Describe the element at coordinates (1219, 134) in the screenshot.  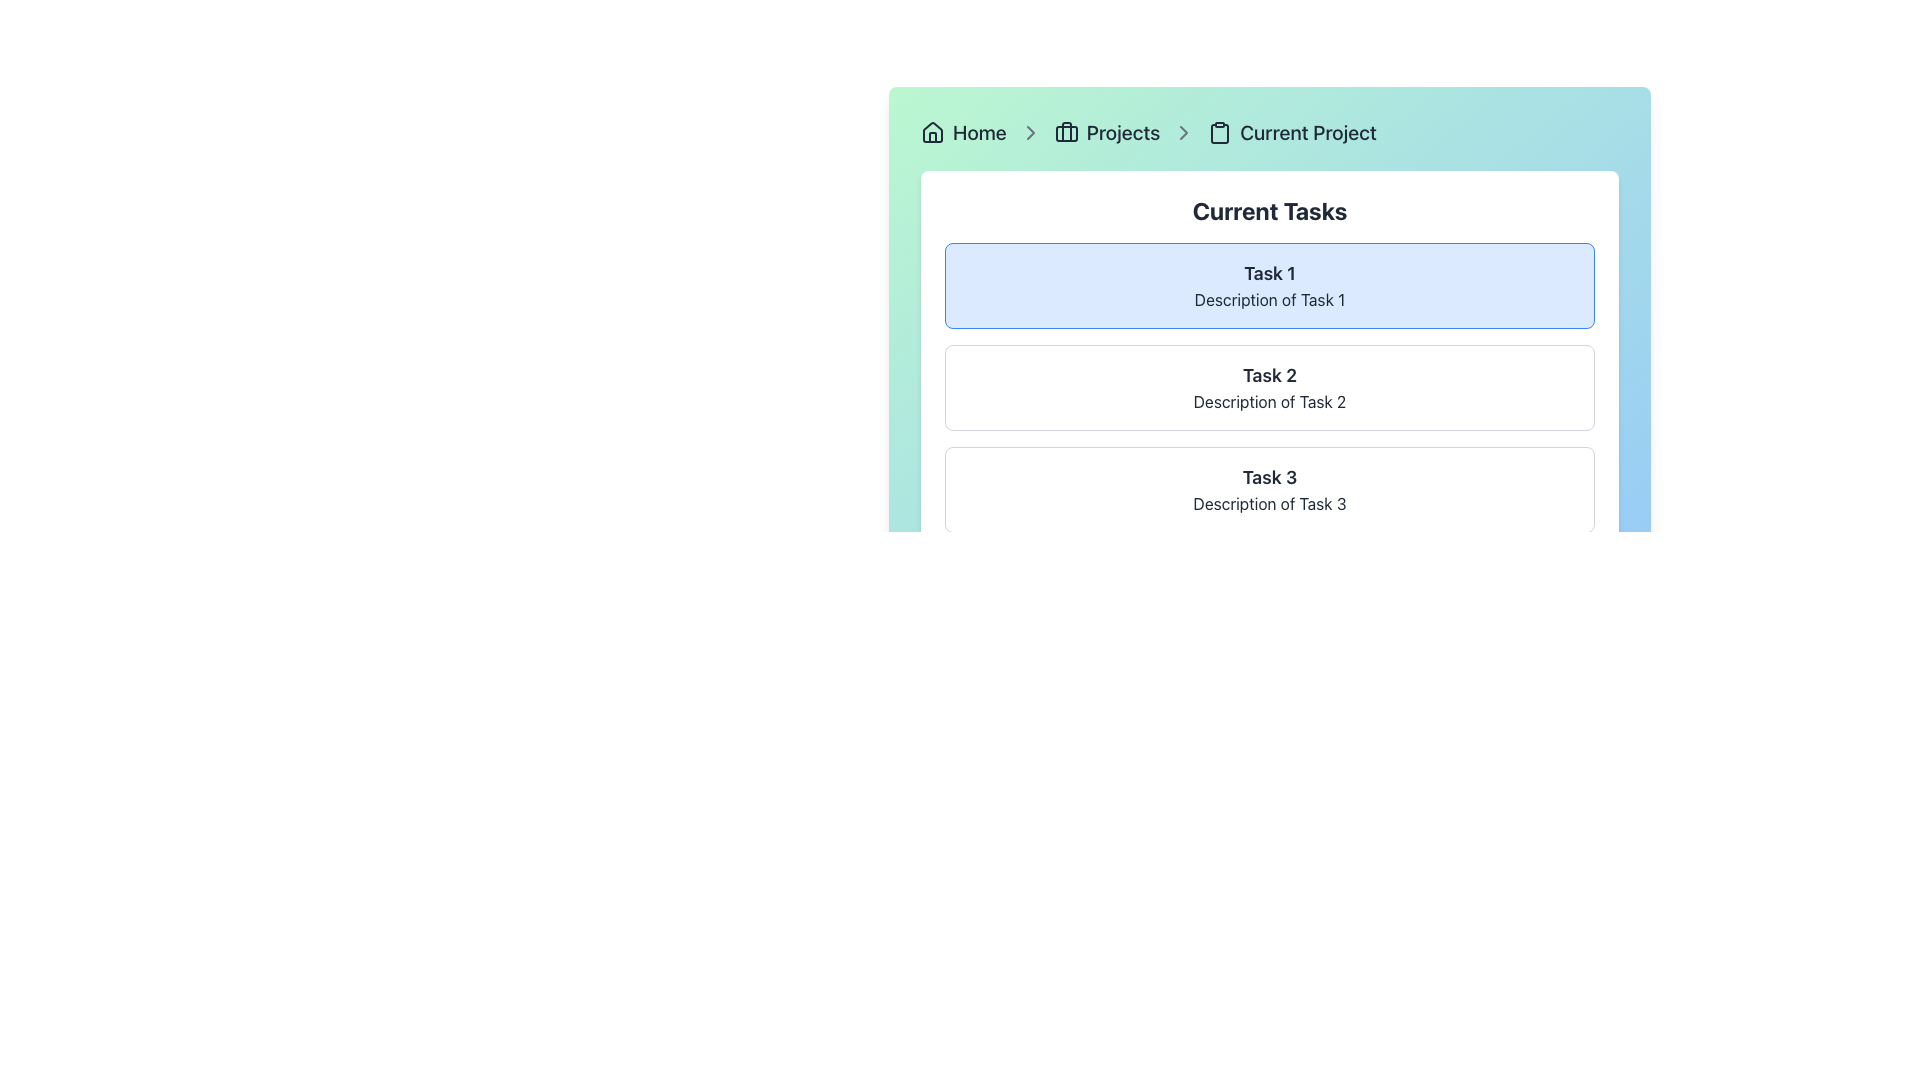
I see `the 'Current Project' icon in the breadcrumb navigation bar, positioned to the right of the 'Projects' link, to visually identify the currently selected project context` at that location.